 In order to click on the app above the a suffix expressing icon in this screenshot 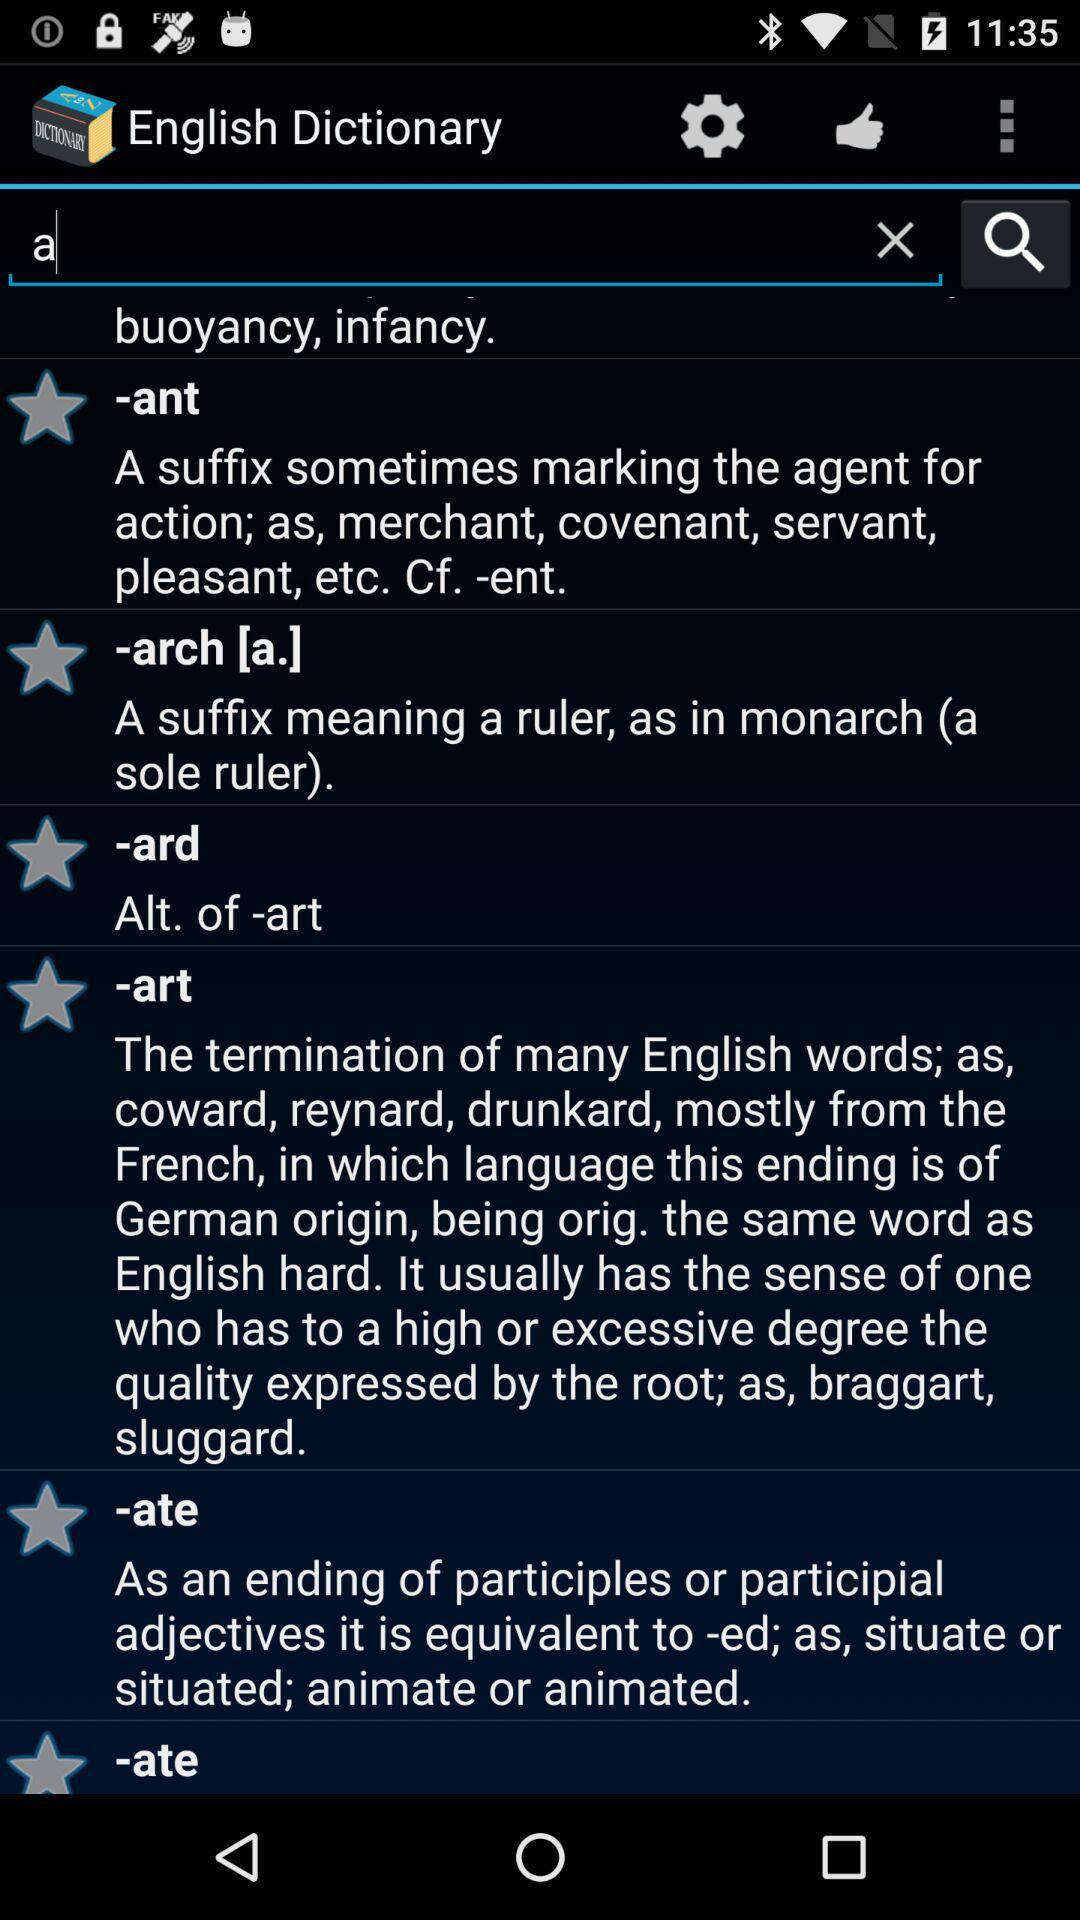, I will do `click(894, 240)`.